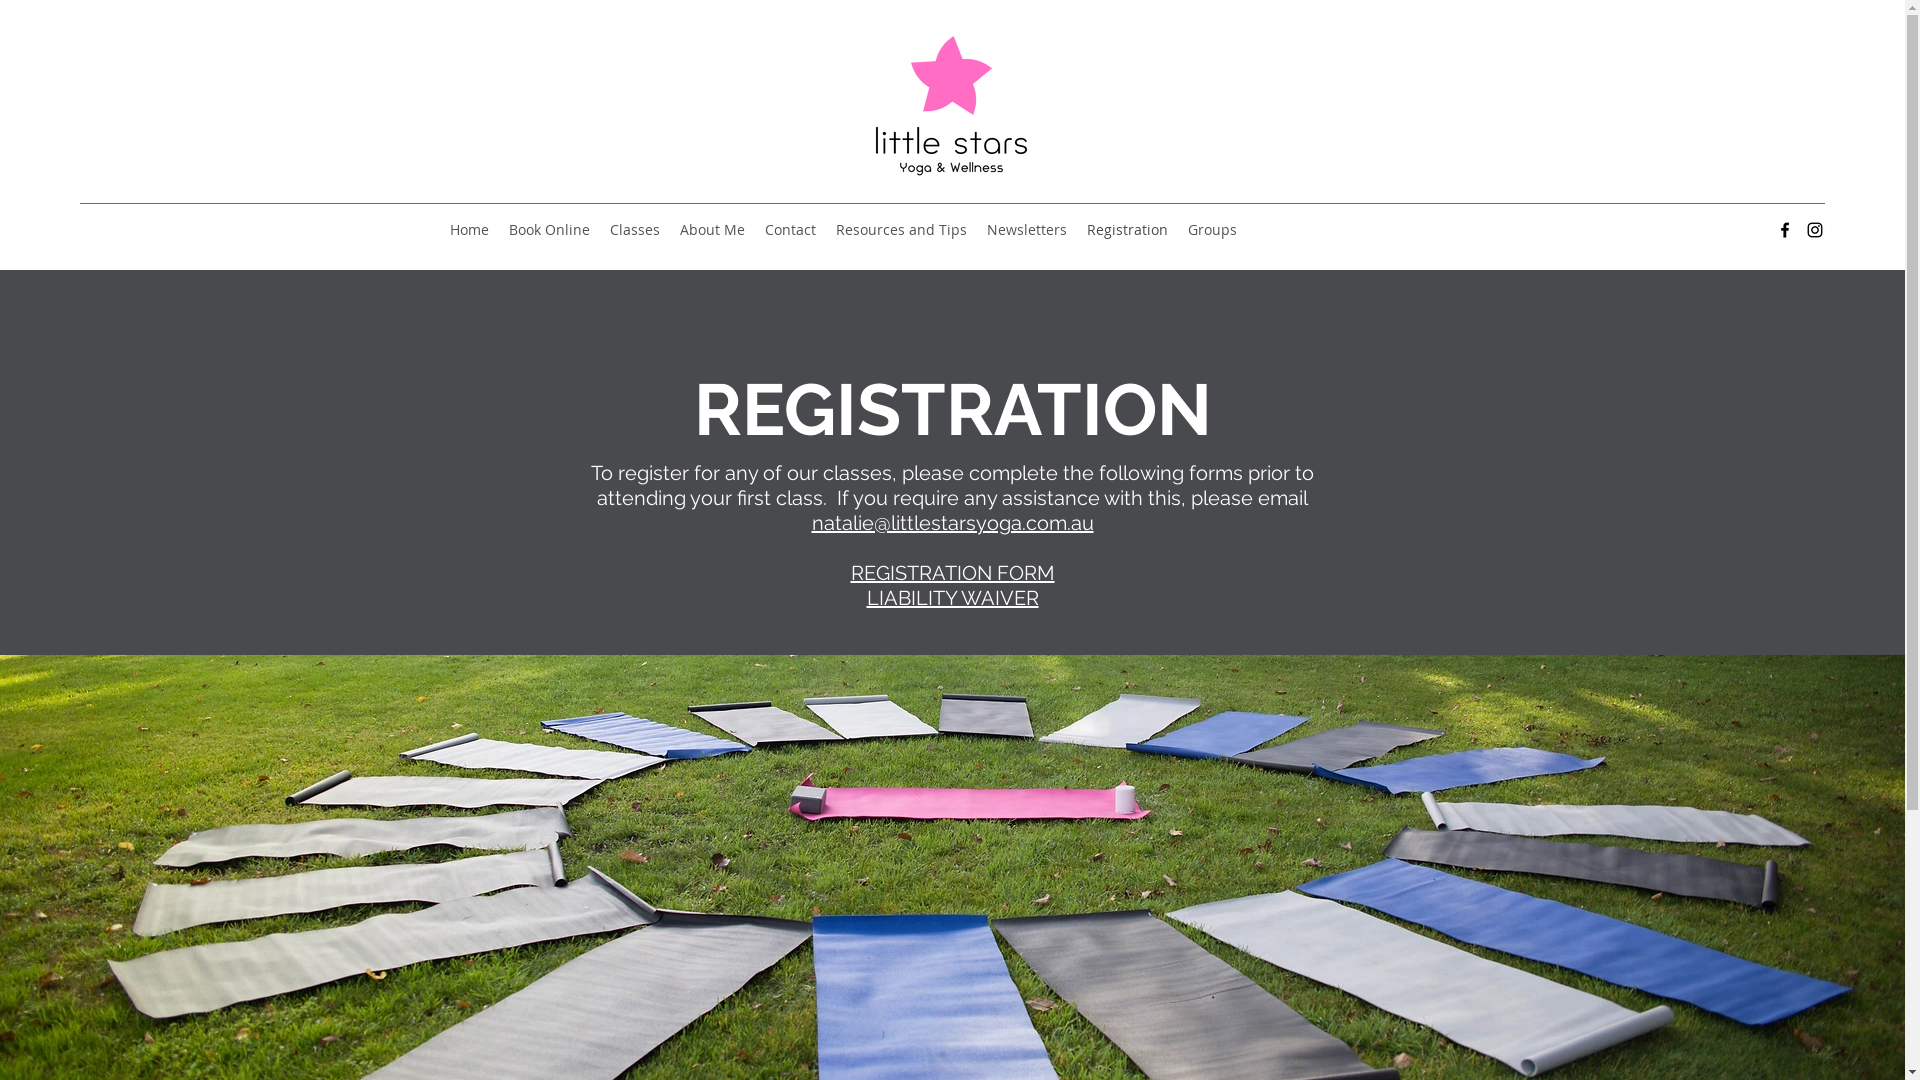 This screenshot has width=1920, height=1080. What do you see at coordinates (900, 229) in the screenshot?
I see `'Resources and Tips'` at bounding box center [900, 229].